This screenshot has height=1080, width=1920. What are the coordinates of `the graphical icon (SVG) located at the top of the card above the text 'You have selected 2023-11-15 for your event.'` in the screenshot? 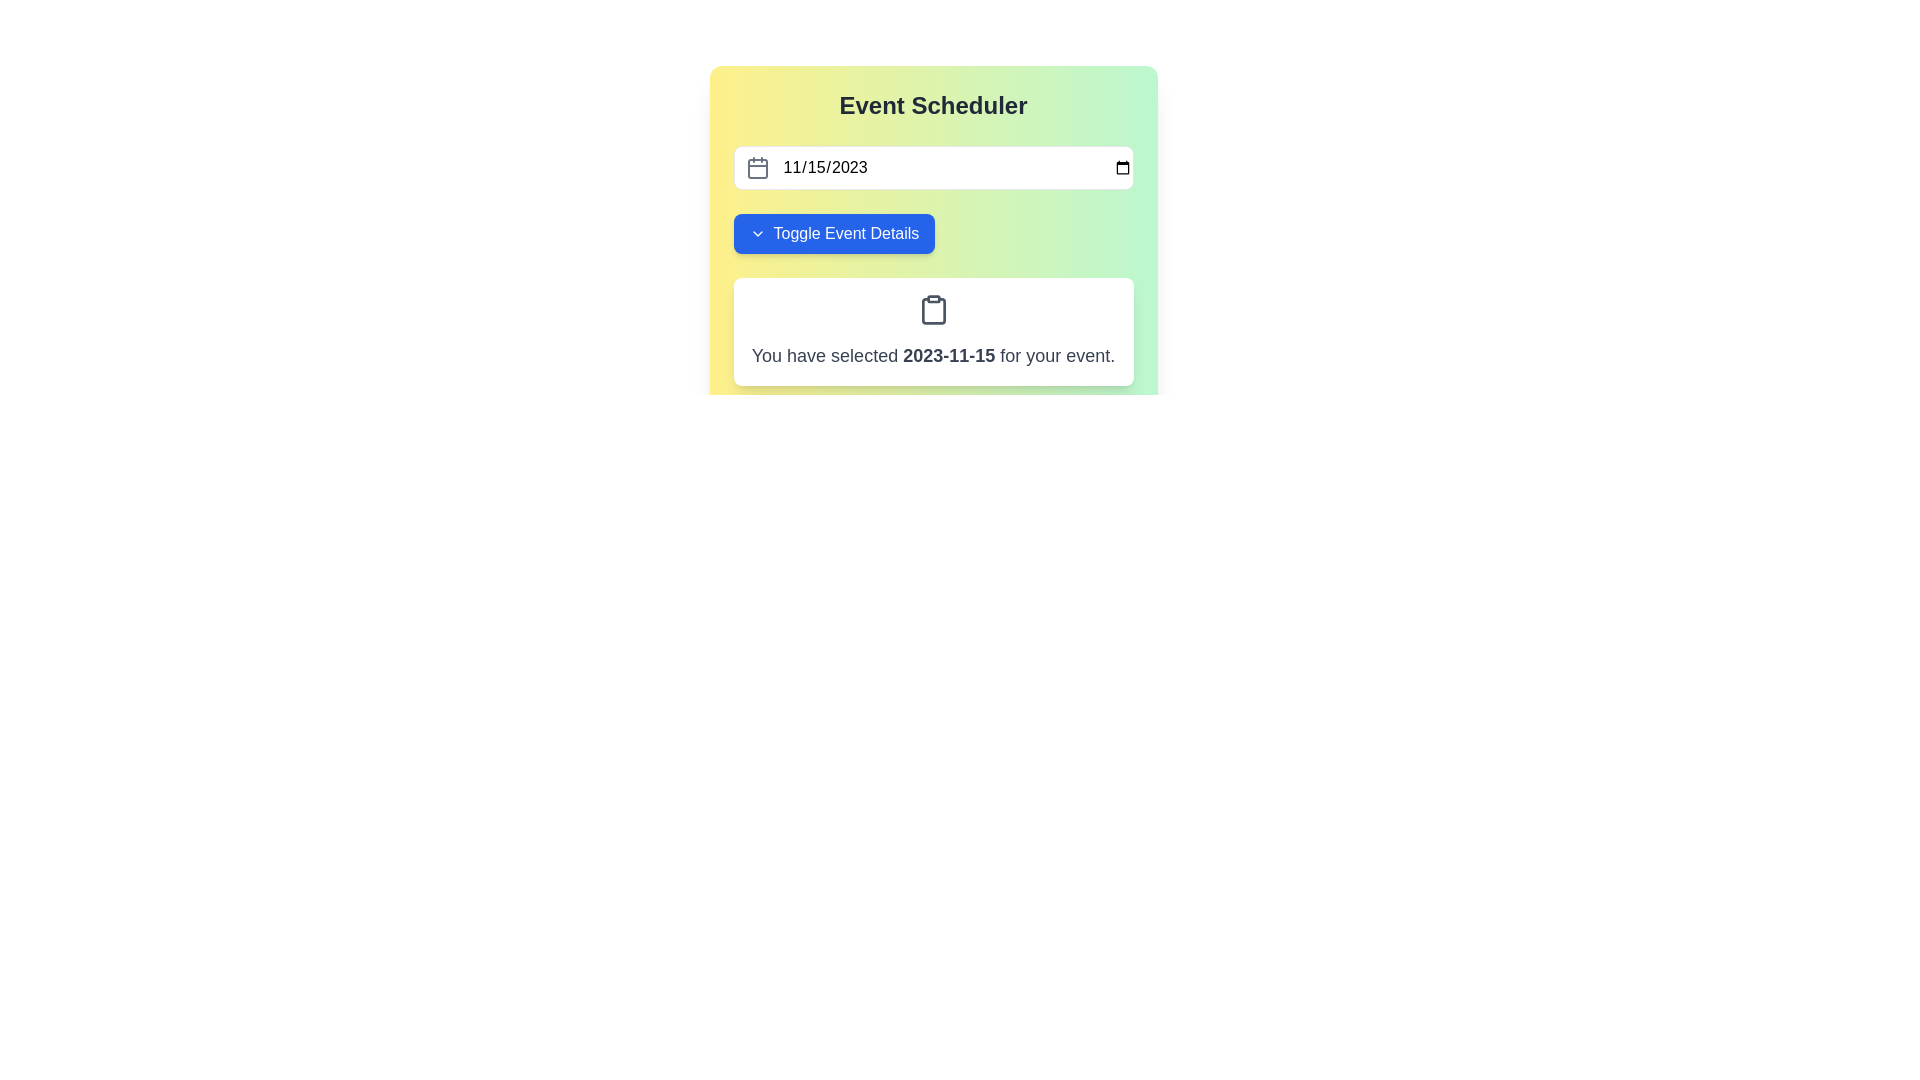 It's located at (932, 309).